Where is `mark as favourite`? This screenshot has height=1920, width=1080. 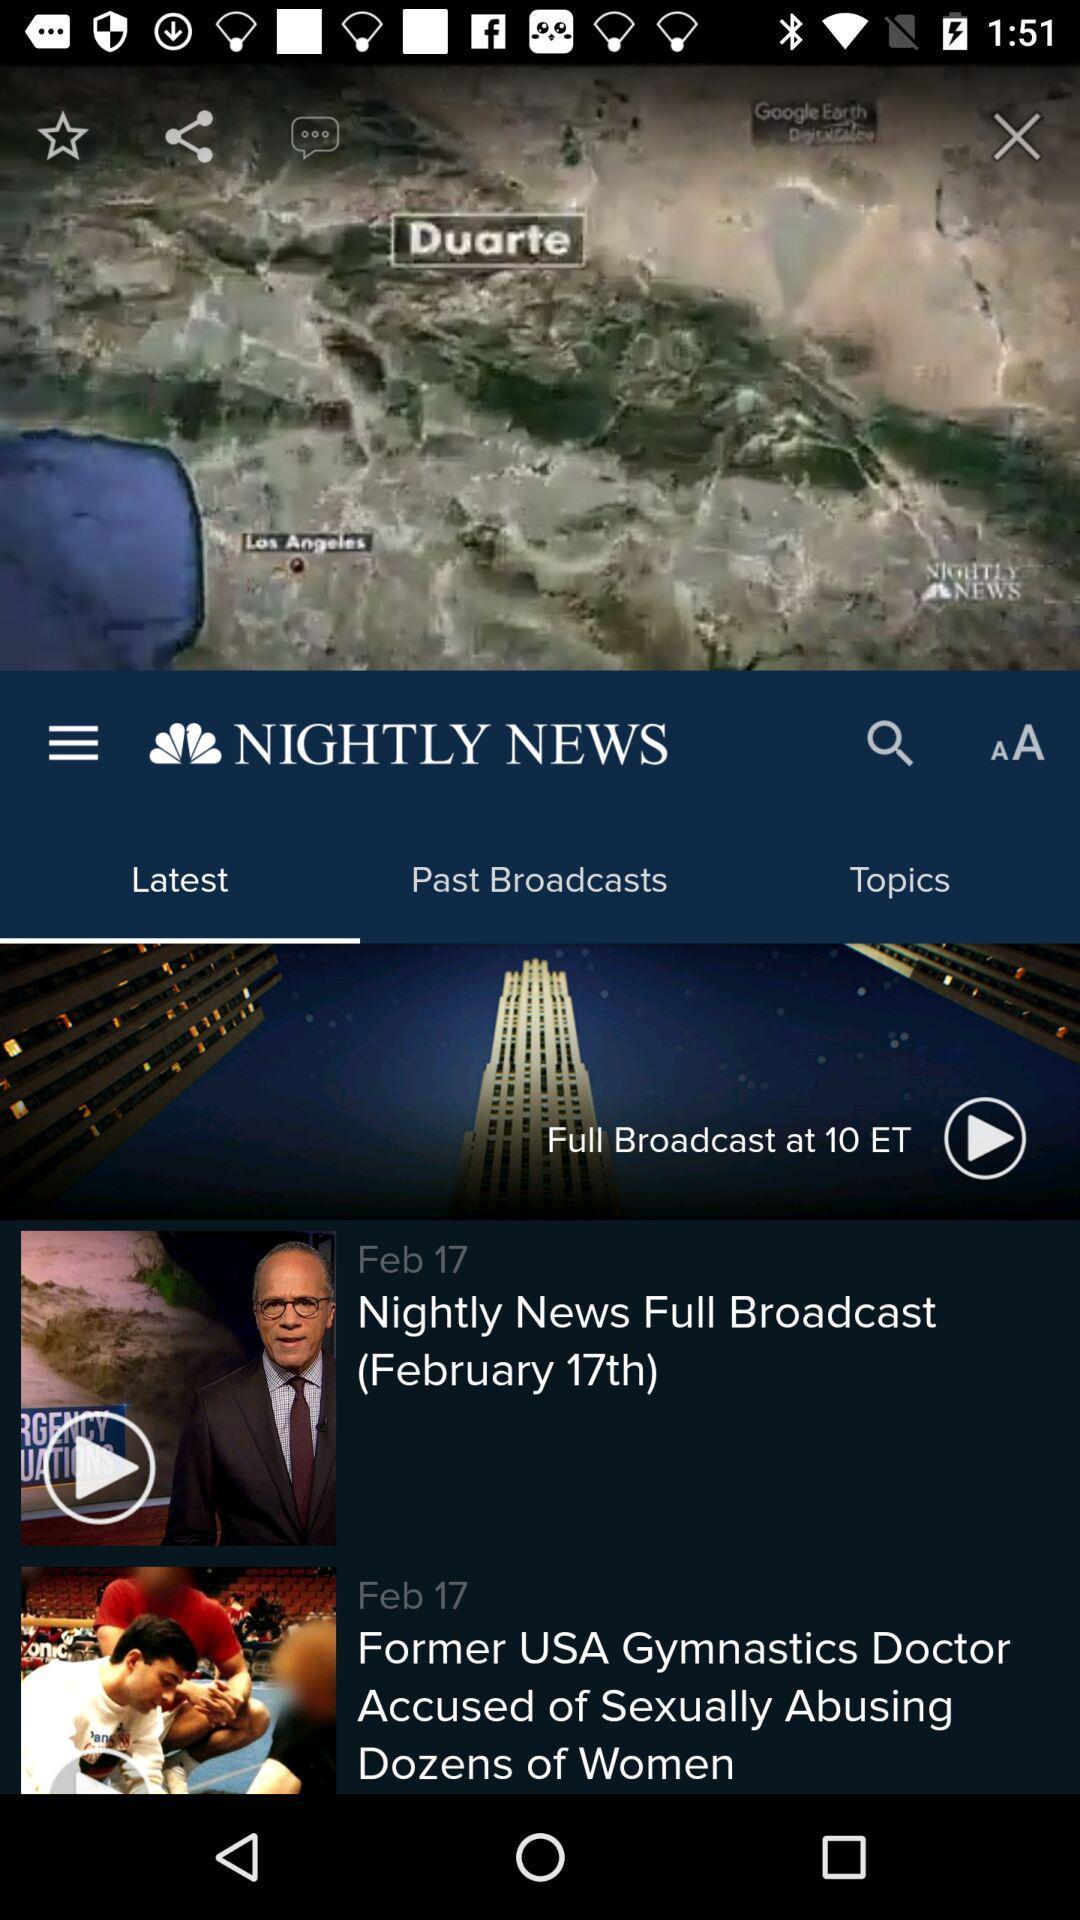 mark as favourite is located at coordinates (61, 135).